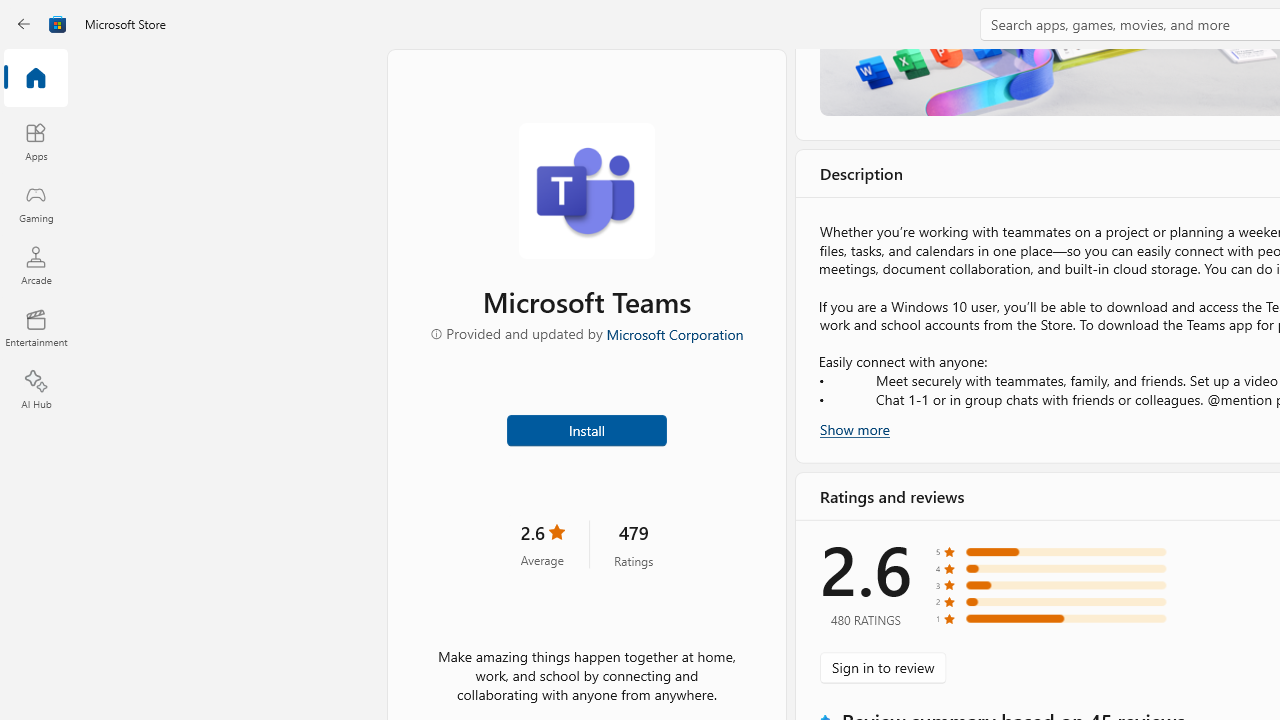 The image size is (1280, 720). What do you see at coordinates (35, 140) in the screenshot?
I see `'Apps'` at bounding box center [35, 140].